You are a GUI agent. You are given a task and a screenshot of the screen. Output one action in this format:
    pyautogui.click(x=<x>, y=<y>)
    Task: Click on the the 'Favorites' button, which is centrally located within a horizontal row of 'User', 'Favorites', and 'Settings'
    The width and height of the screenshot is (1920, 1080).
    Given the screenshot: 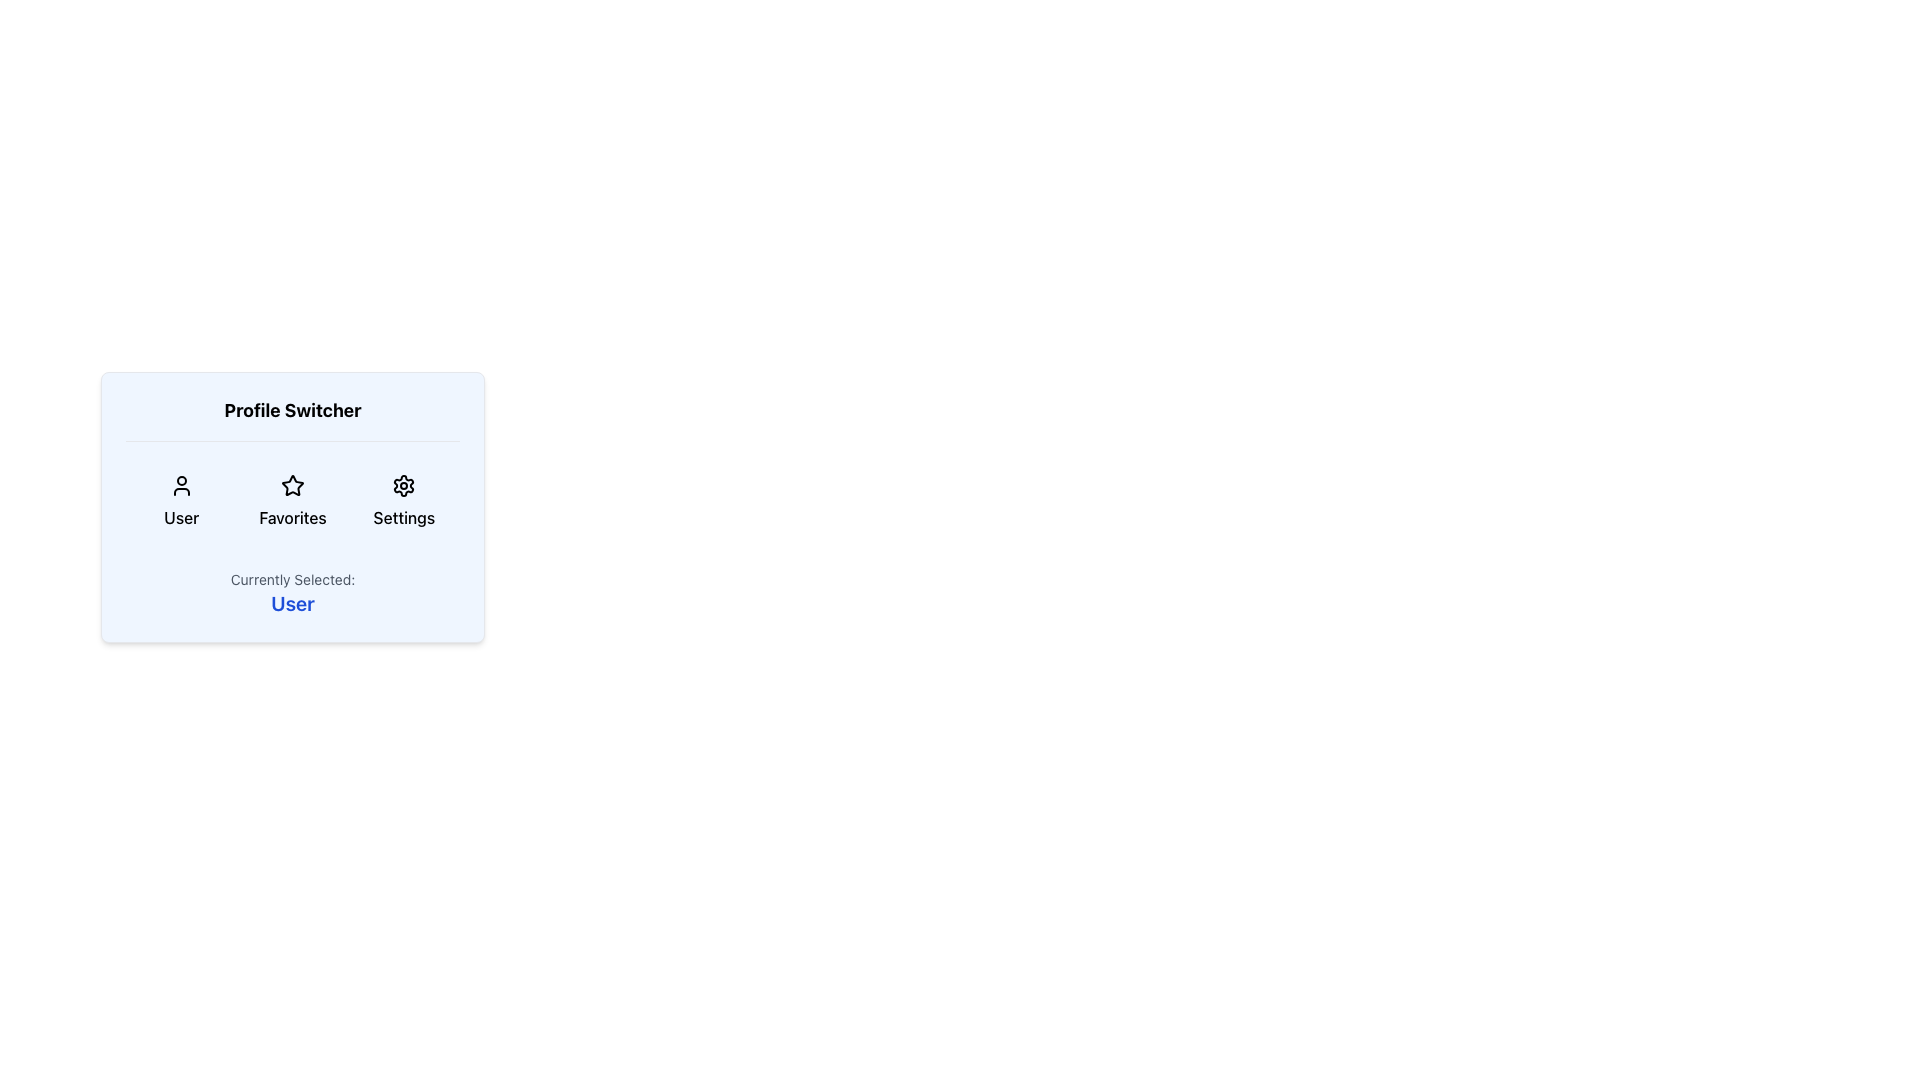 What is the action you would take?
    pyautogui.click(x=291, y=500)
    